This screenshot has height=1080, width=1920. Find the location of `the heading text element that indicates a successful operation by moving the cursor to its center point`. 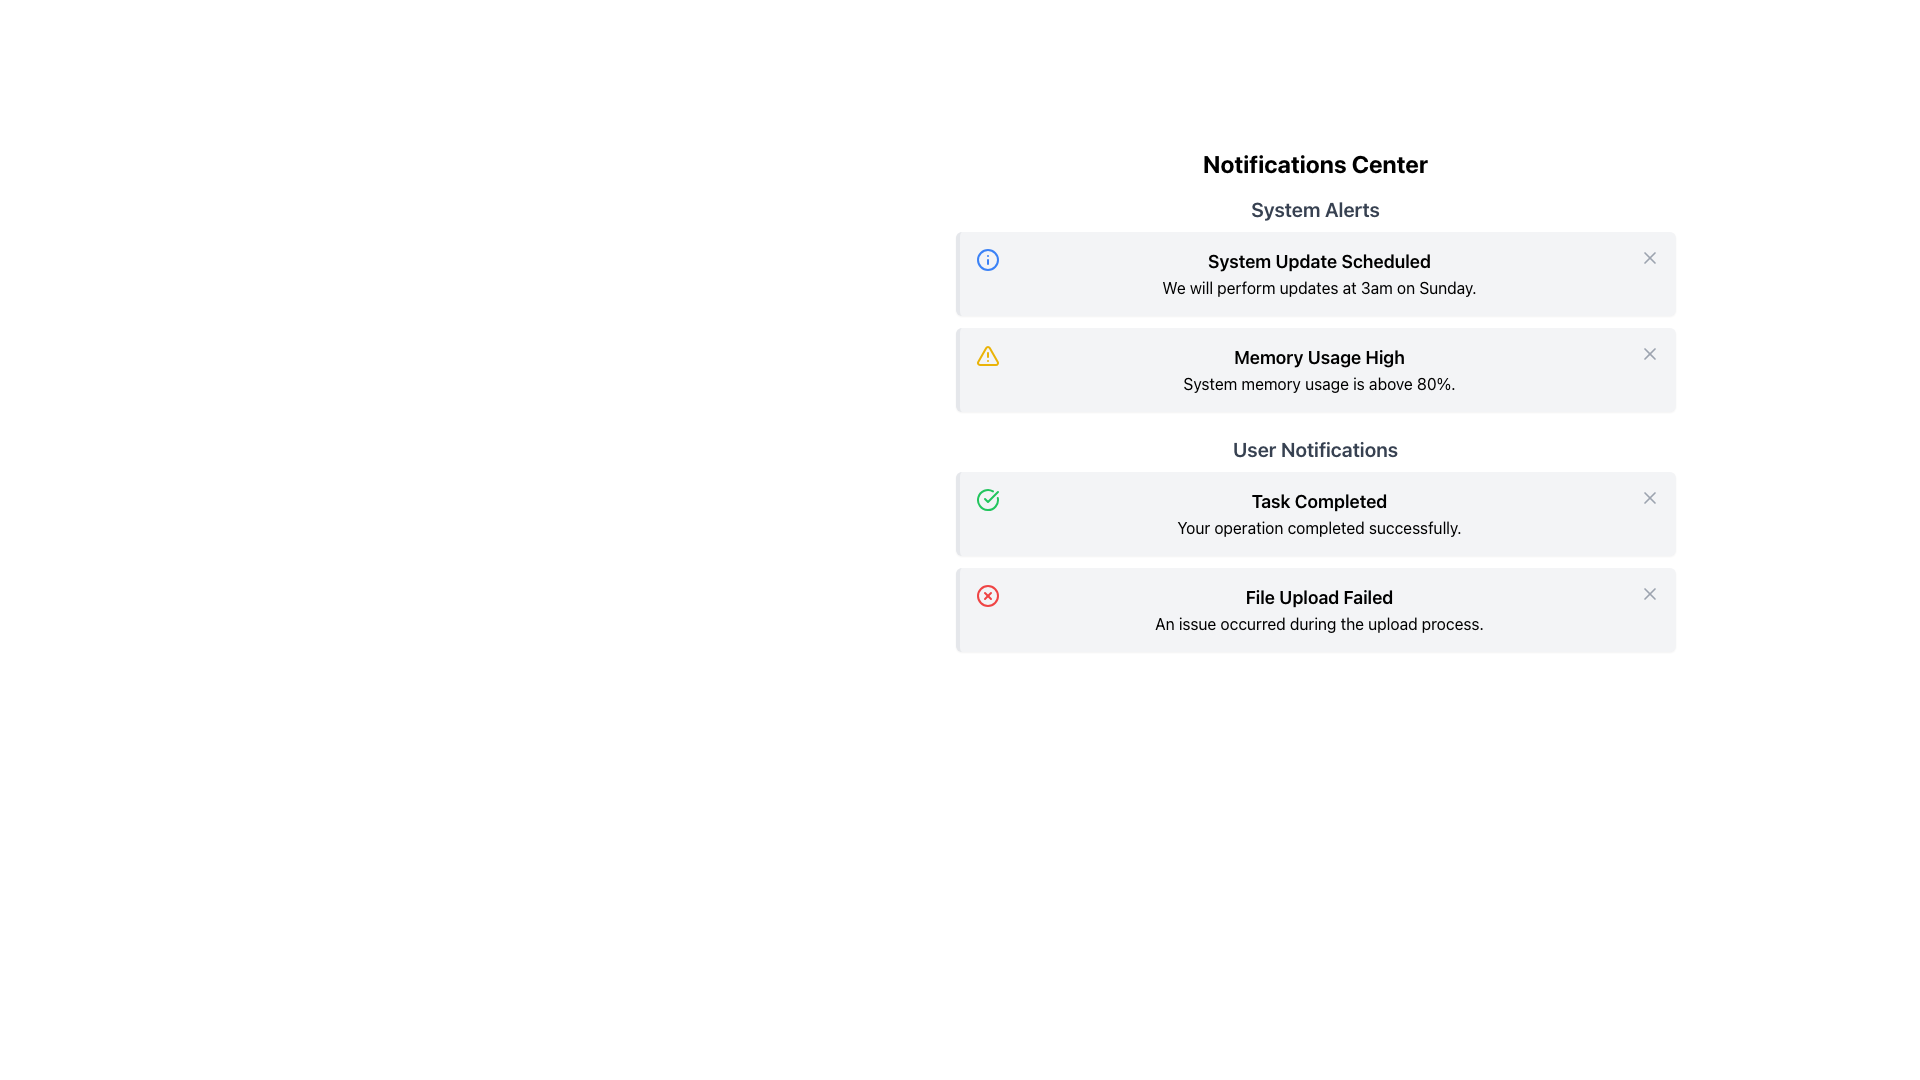

the heading text element that indicates a successful operation by moving the cursor to its center point is located at coordinates (1319, 500).